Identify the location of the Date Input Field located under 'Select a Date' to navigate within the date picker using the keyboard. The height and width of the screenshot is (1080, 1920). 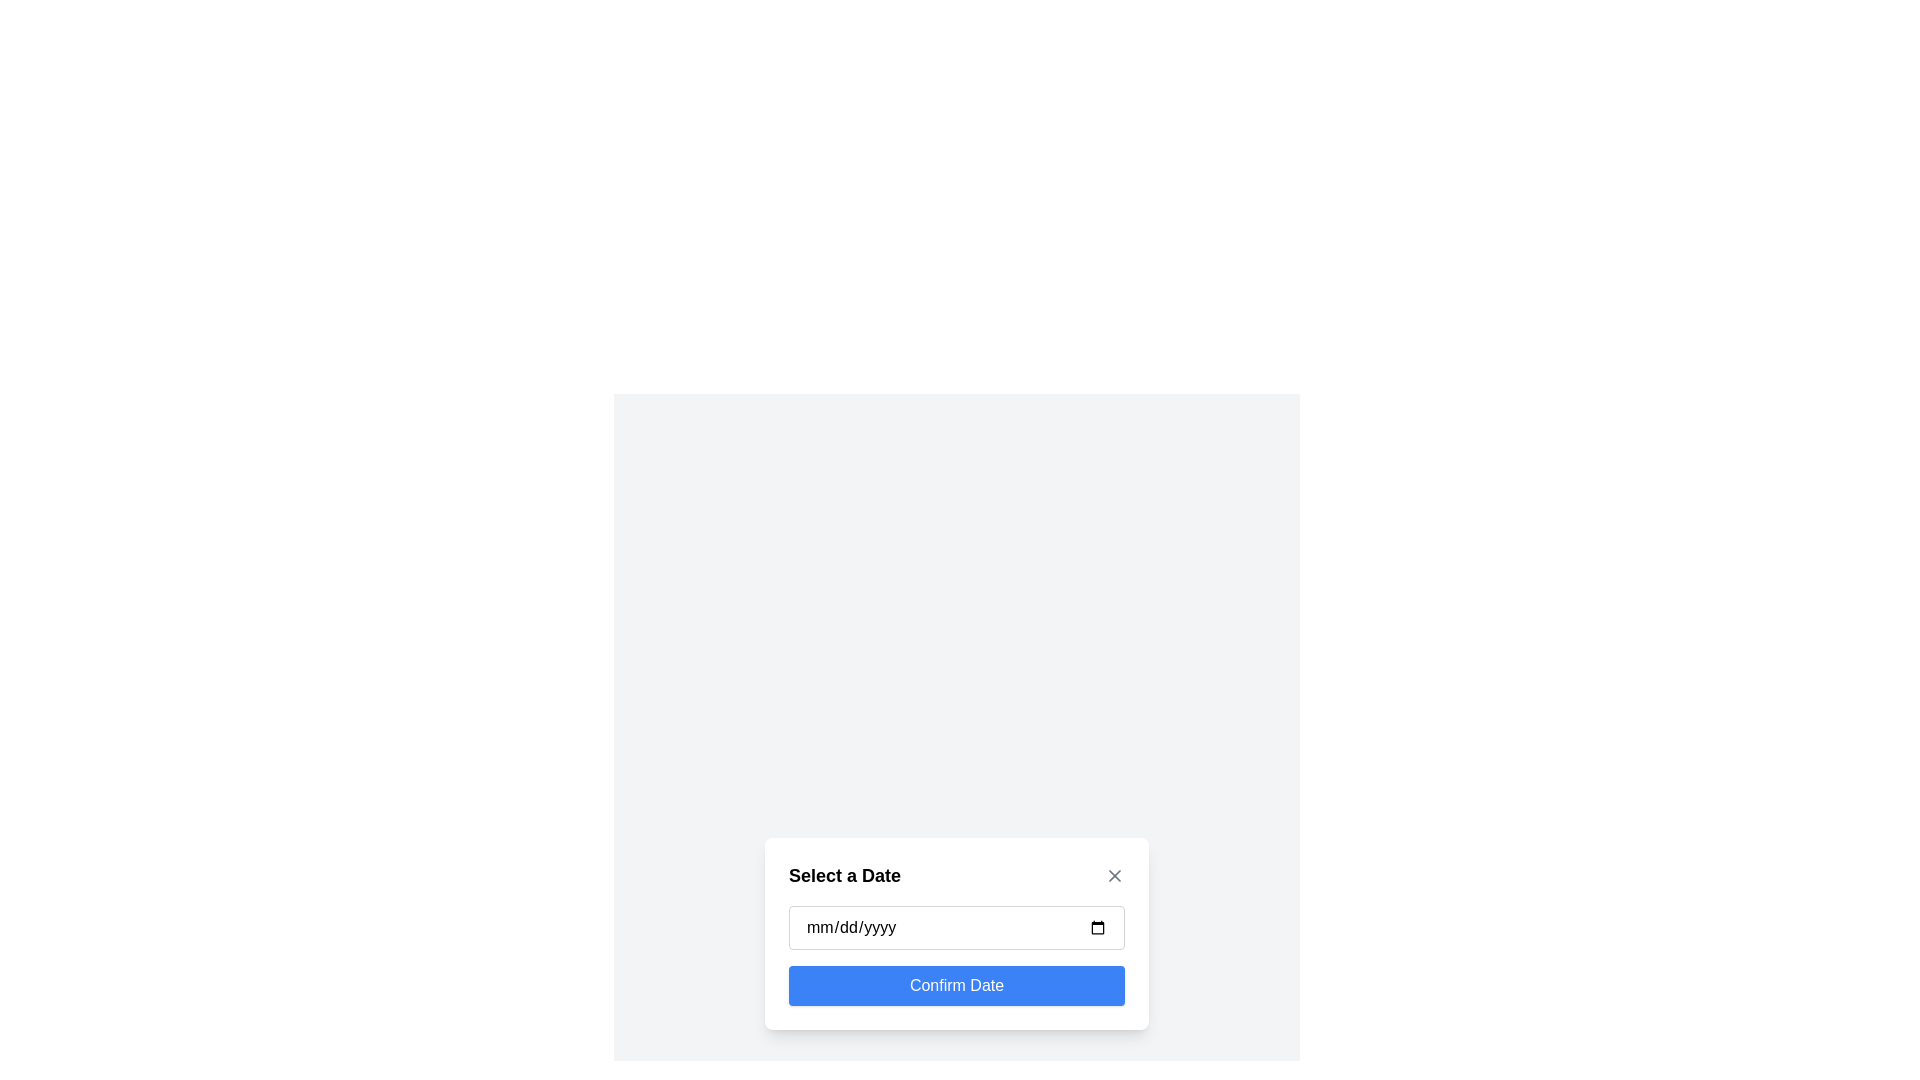
(955, 928).